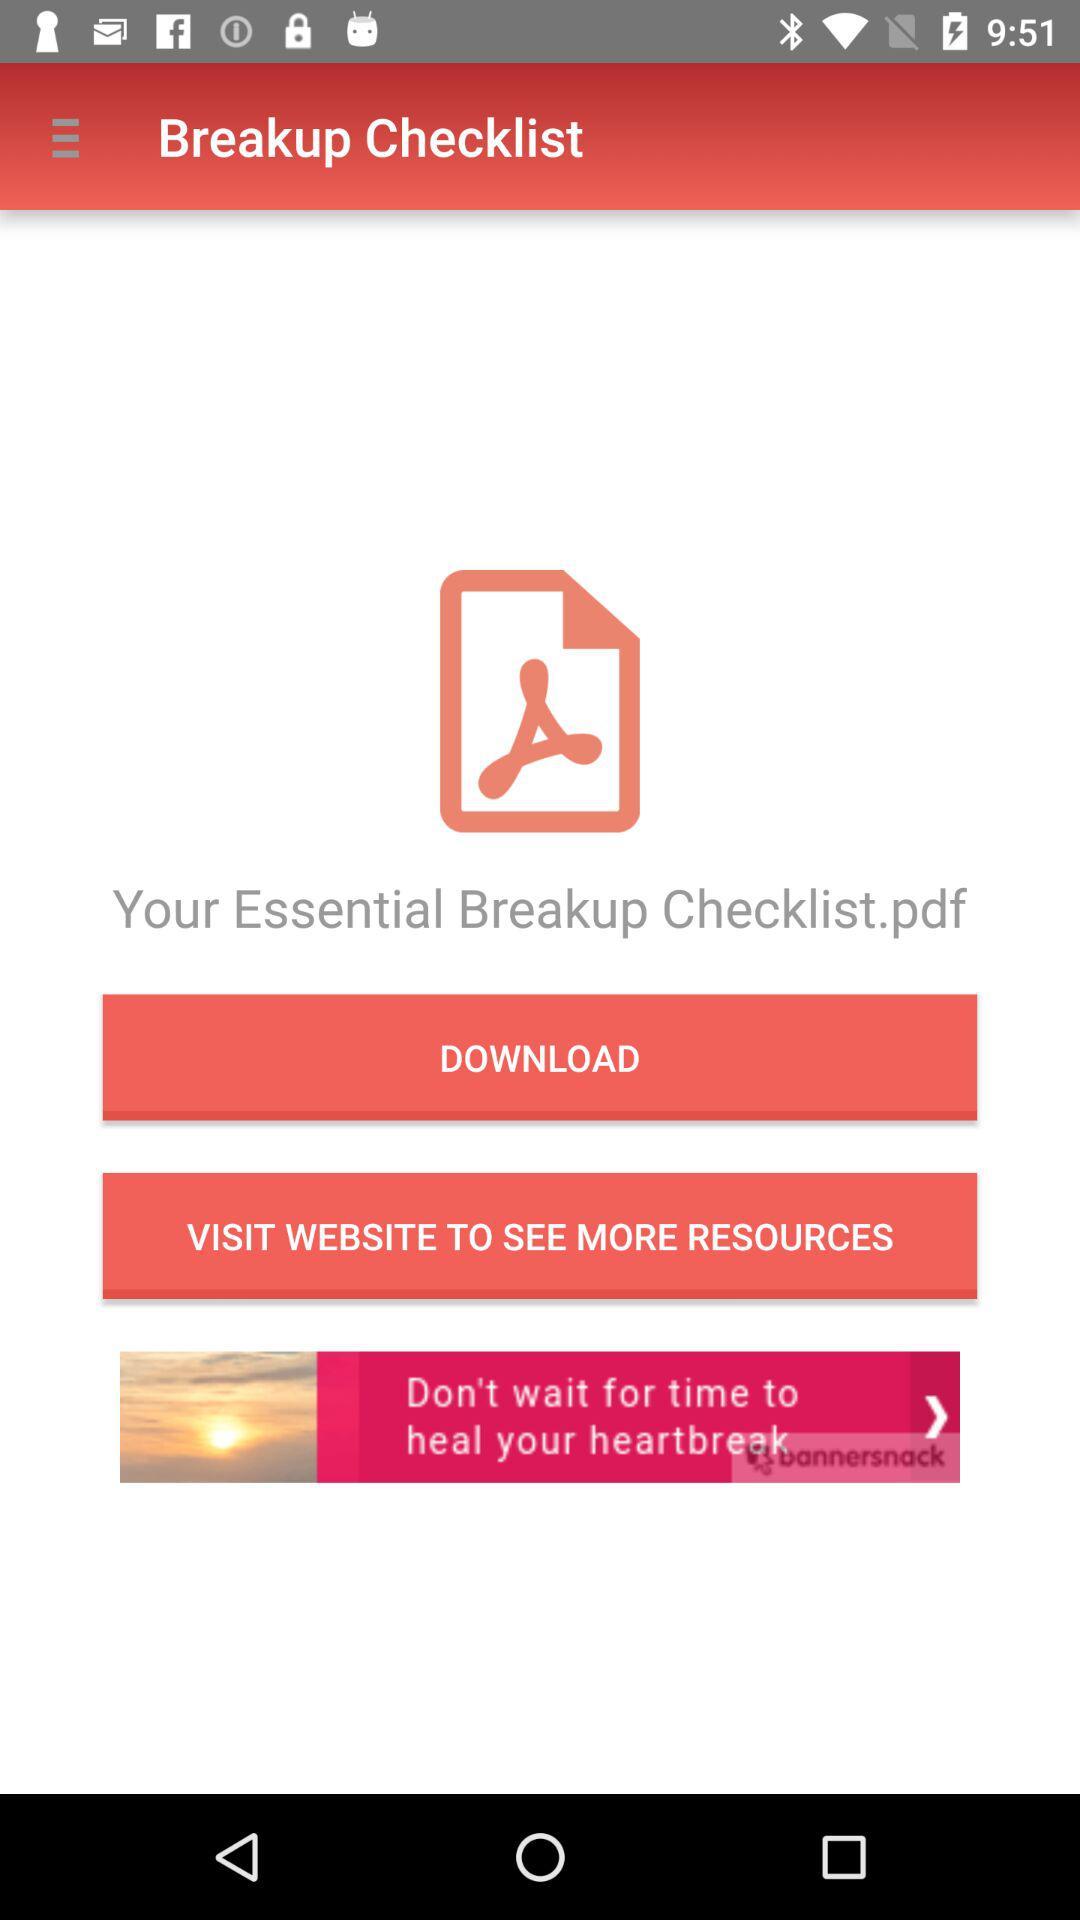  I want to click on click on add, so click(540, 1416).